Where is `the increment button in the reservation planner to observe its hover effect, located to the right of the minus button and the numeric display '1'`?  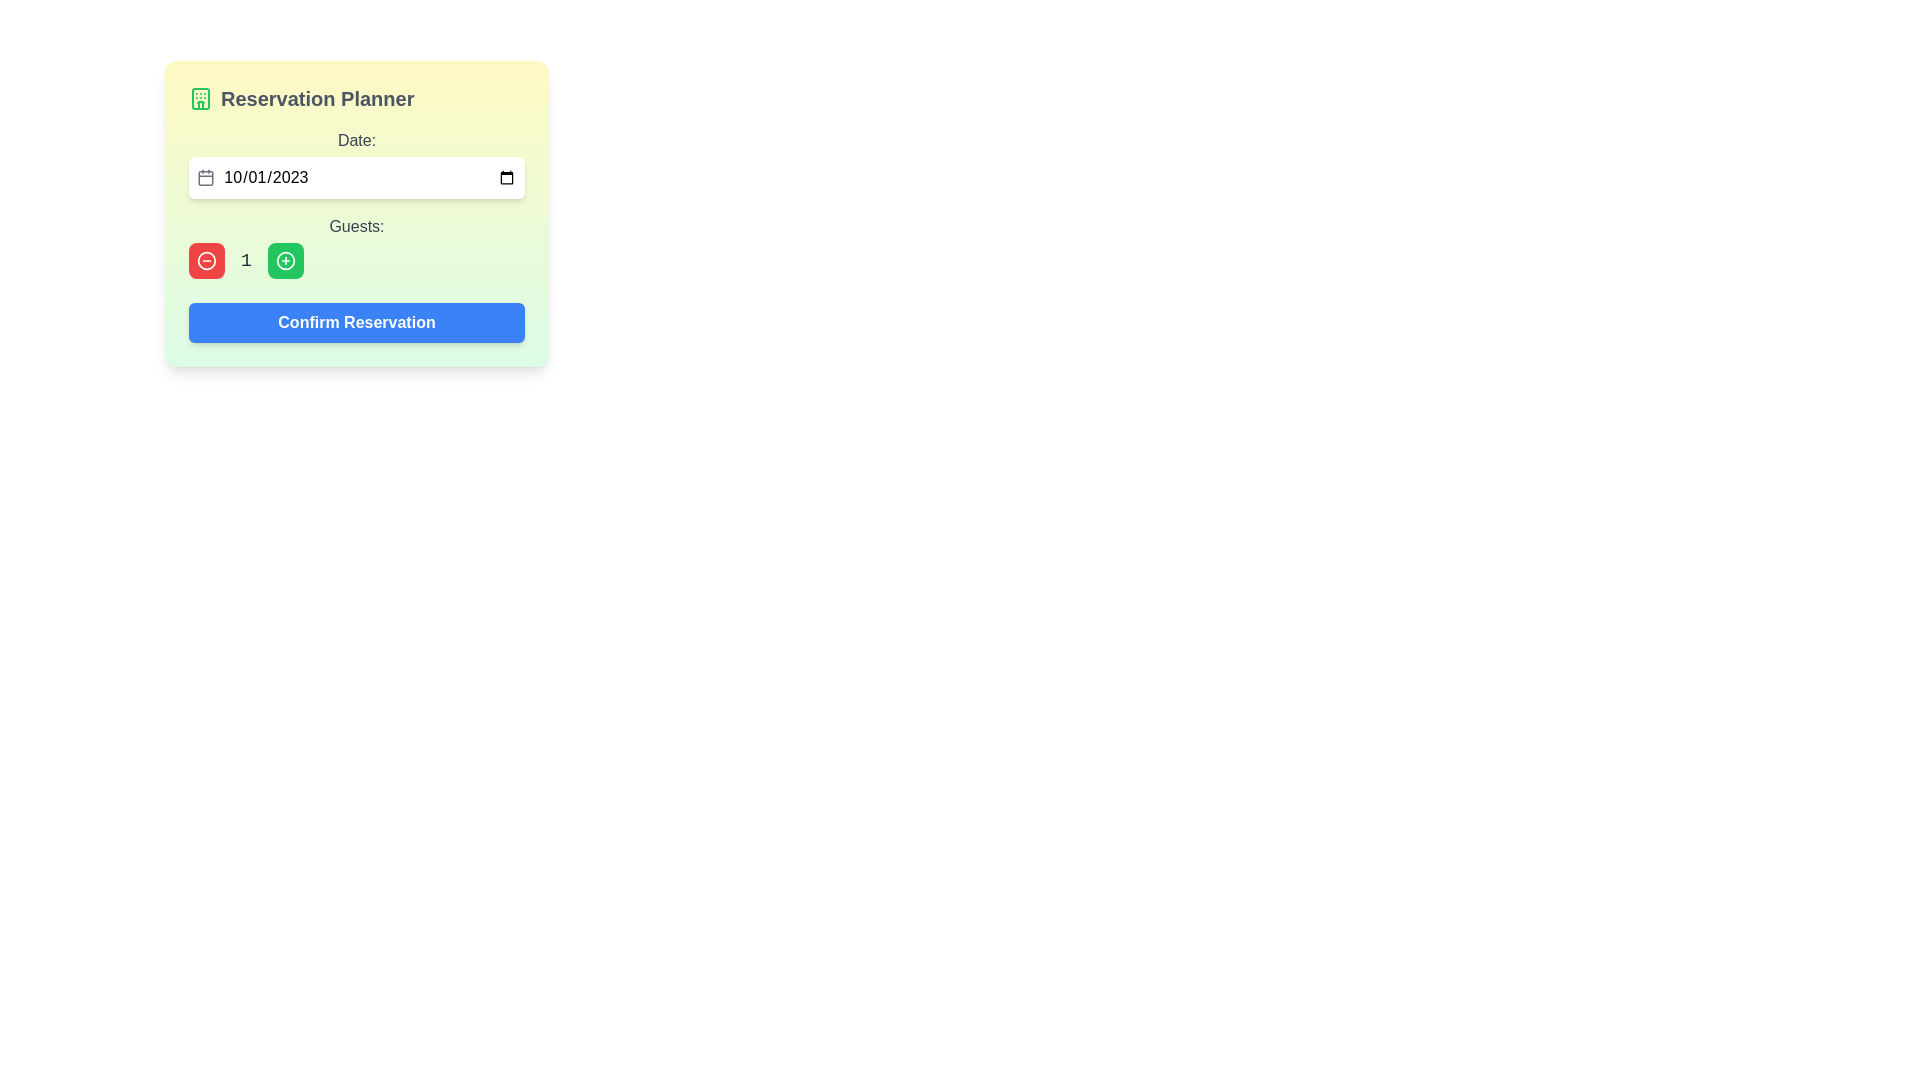 the increment button in the reservation planner to observe its hover effect, located to the right of the minus button and the numeric display '1' is located at coordinates (284, 260).